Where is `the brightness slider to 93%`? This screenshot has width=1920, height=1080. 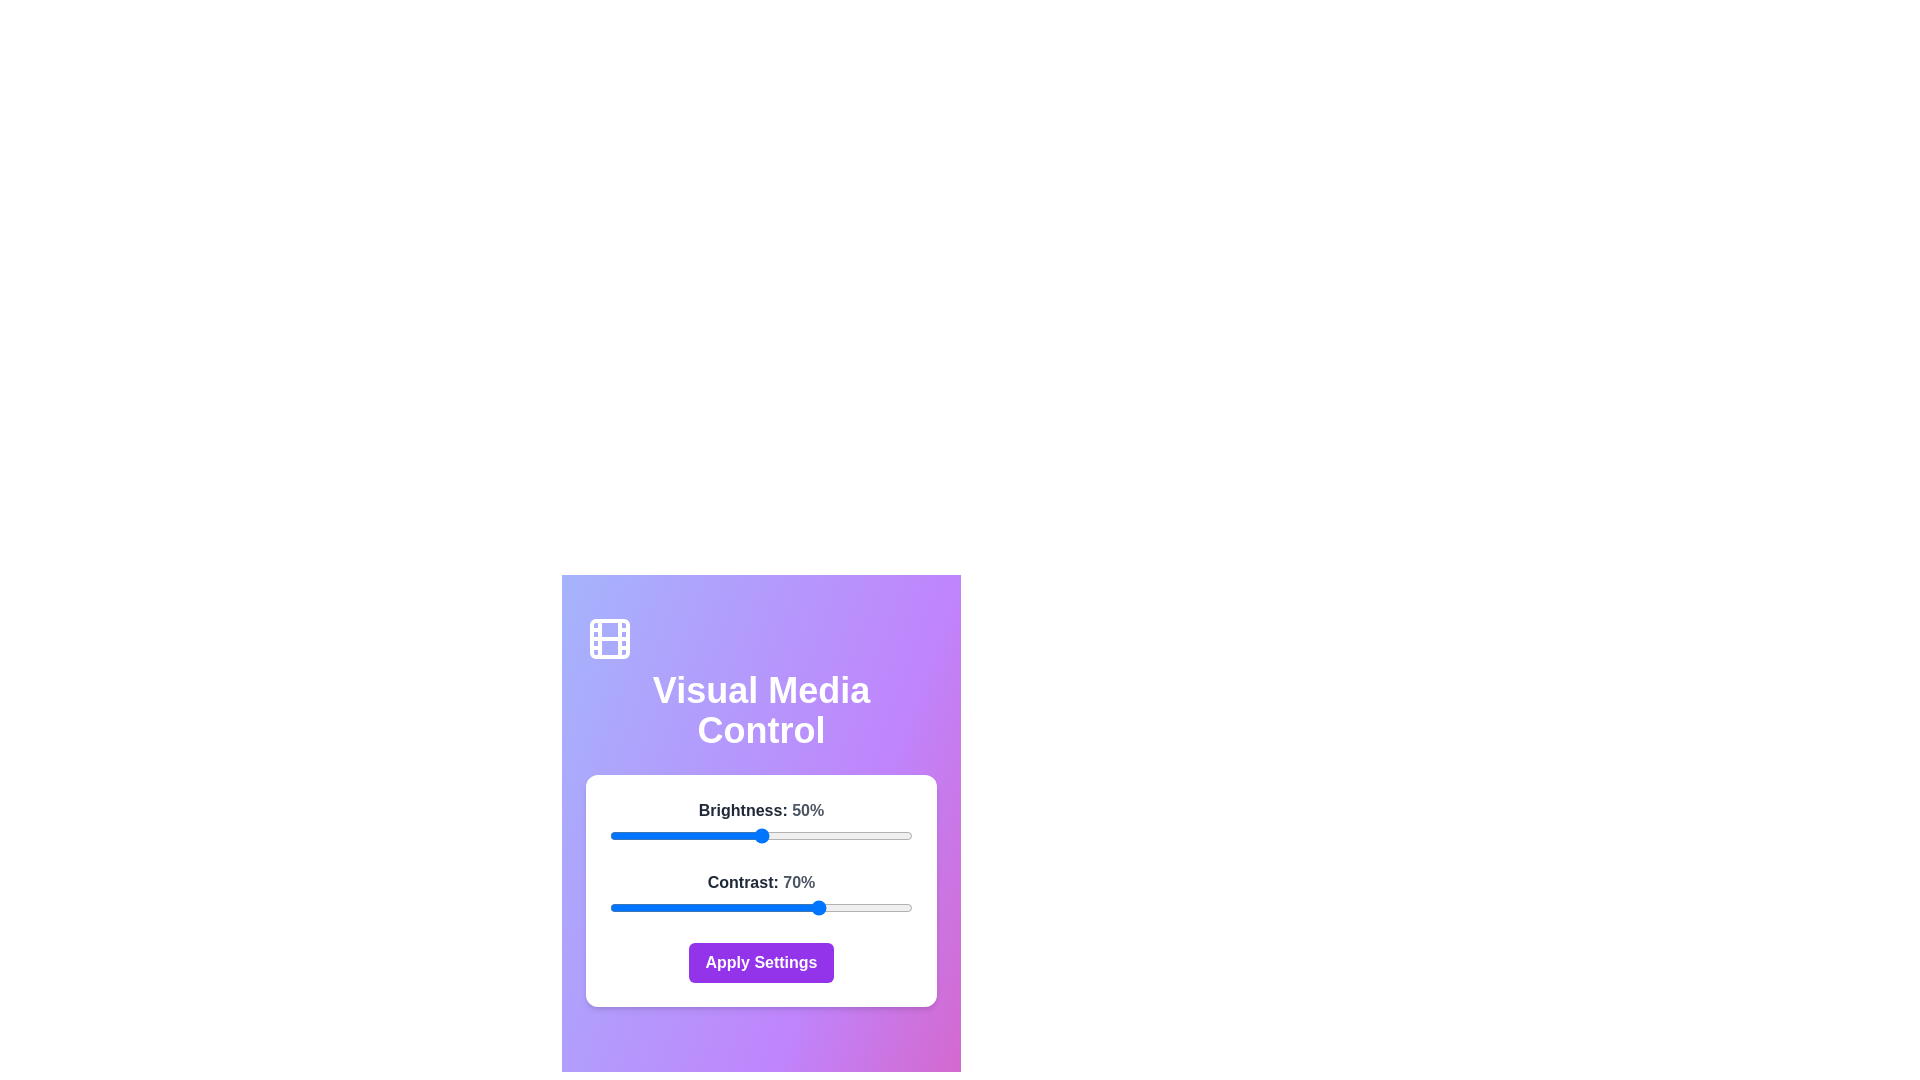 the brightness slider to 93% is located at coordinates (890, 836).